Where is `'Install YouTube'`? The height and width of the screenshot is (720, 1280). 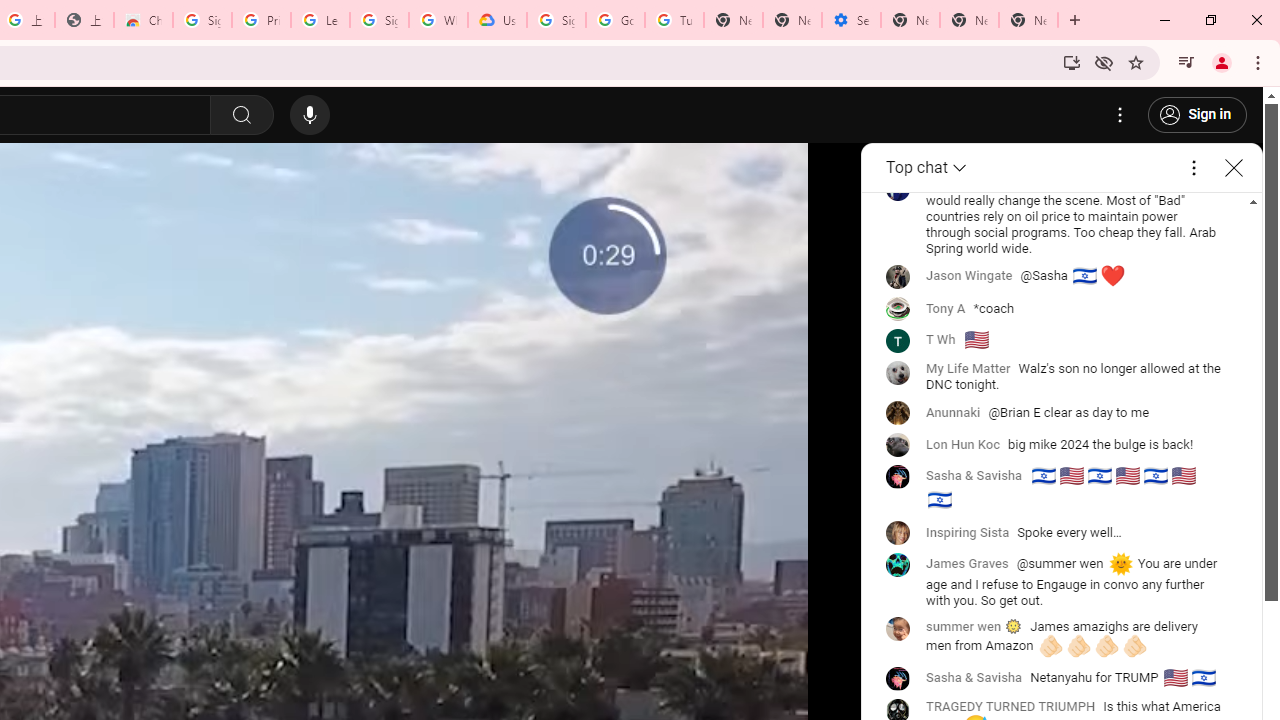 'Install YouTube' is located at coordinates (1071, 61).